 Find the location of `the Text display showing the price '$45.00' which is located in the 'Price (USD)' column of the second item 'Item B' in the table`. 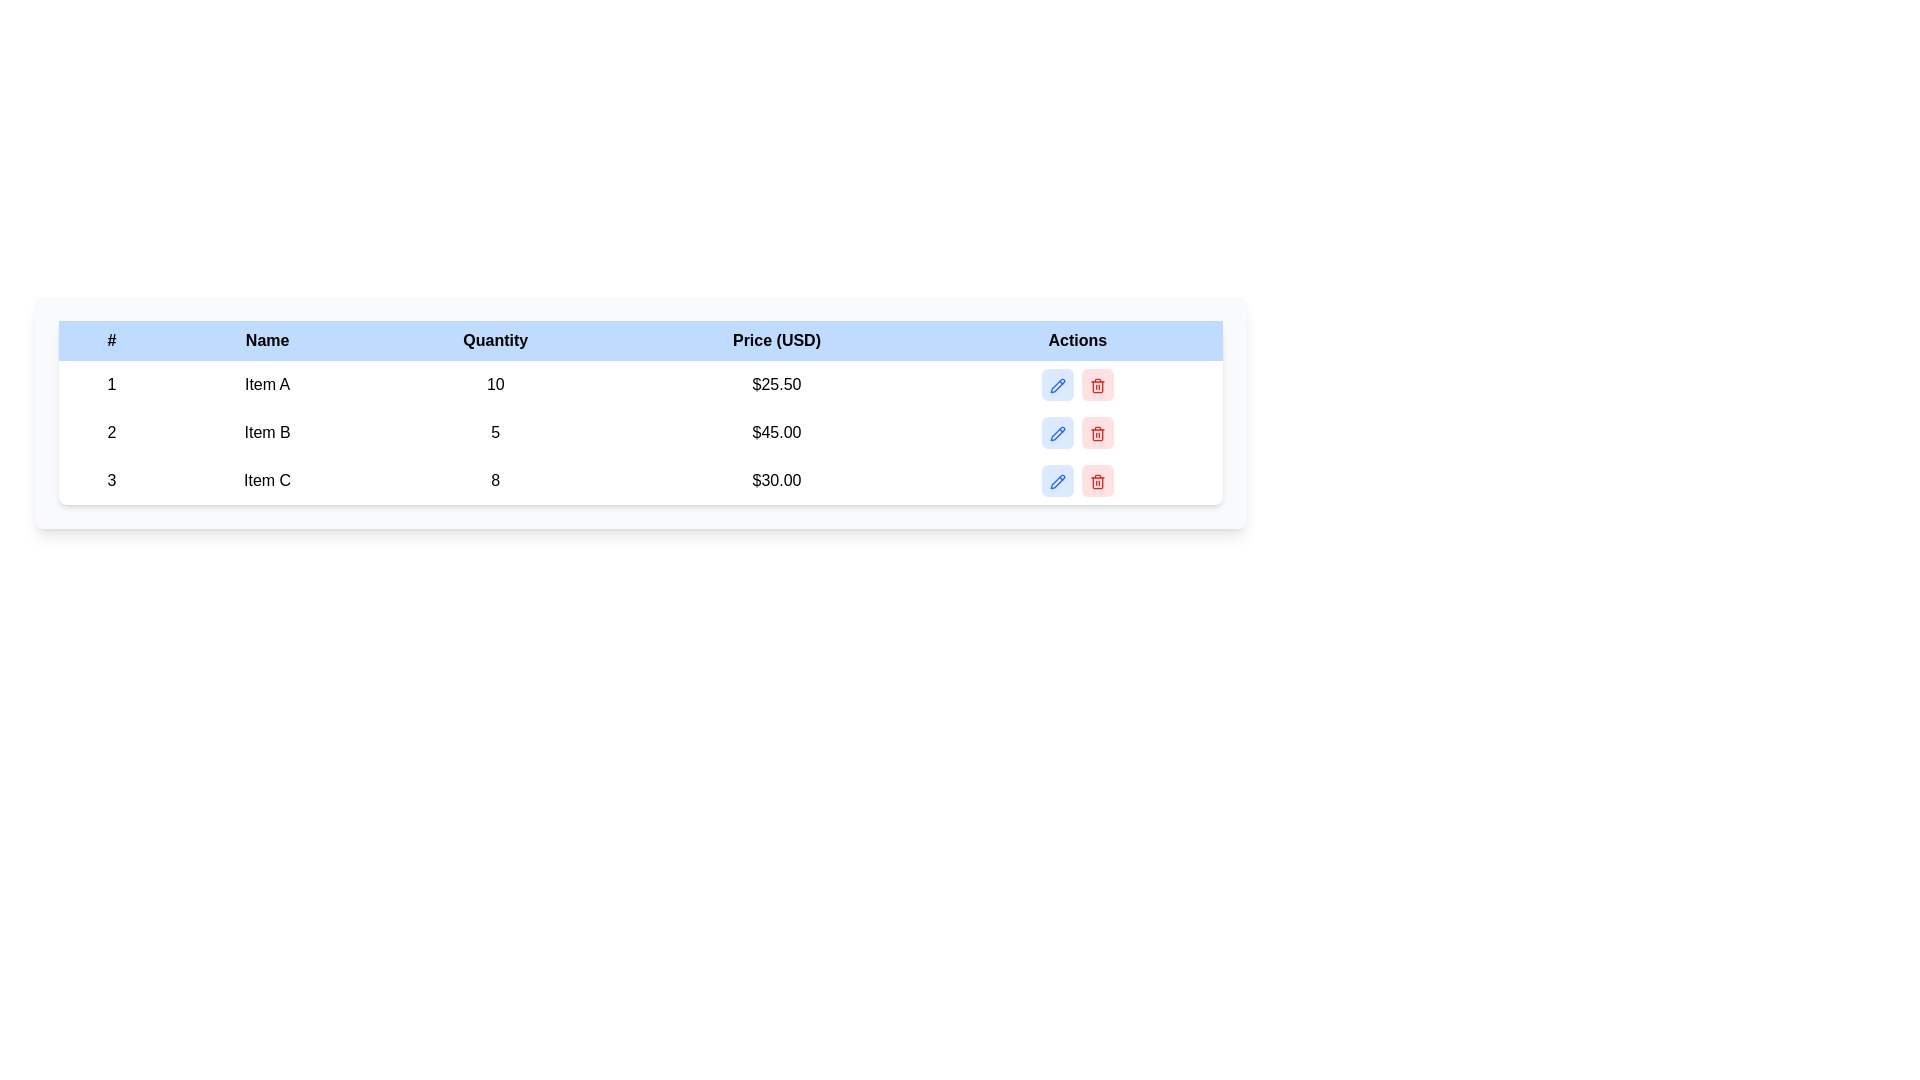

the Text display showing the price '$45.00' which is located in the 'Price (USD)' column of the second item 'Item B' in the table is located at coordinates (776, 431).